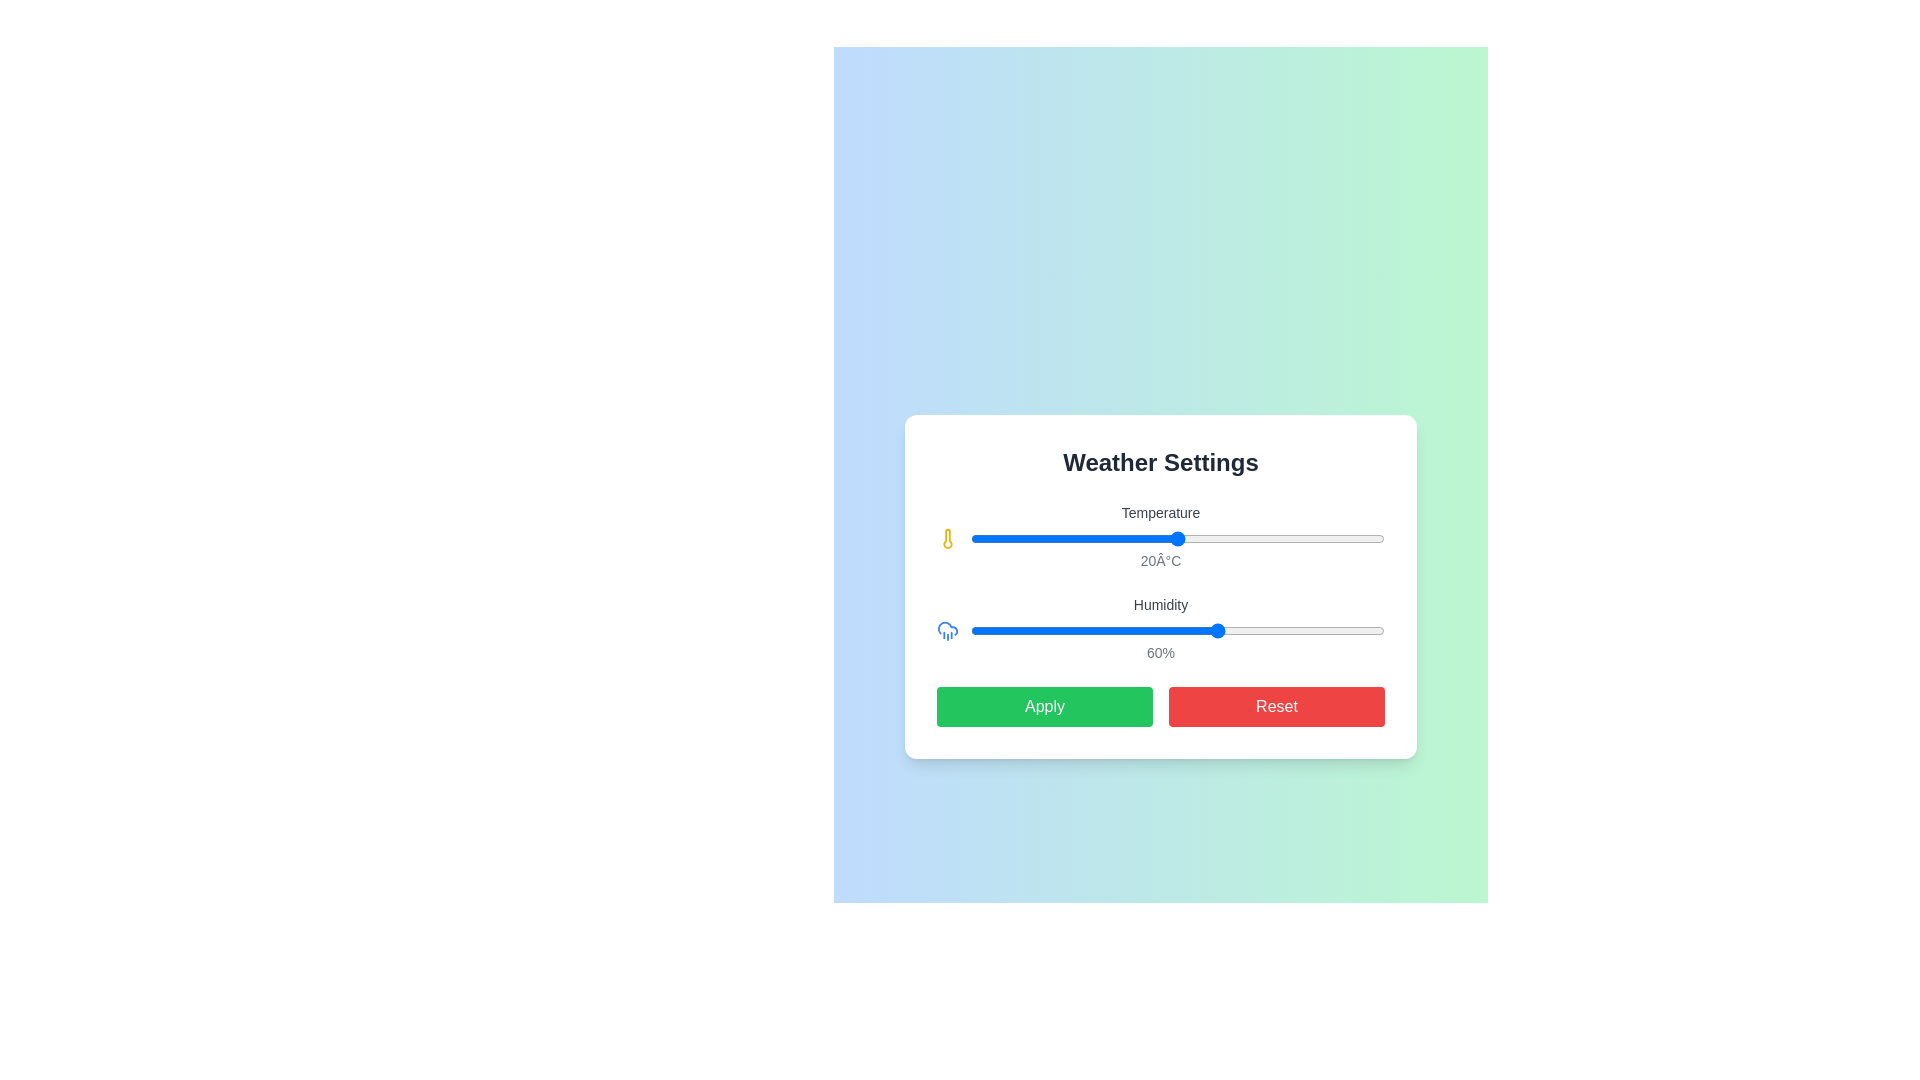 Image resolution: width=1920 pixels, height=1080 pixels. Describe the element at coordinates (1360, 631) in the screenshot. I see `humidity` at that location.